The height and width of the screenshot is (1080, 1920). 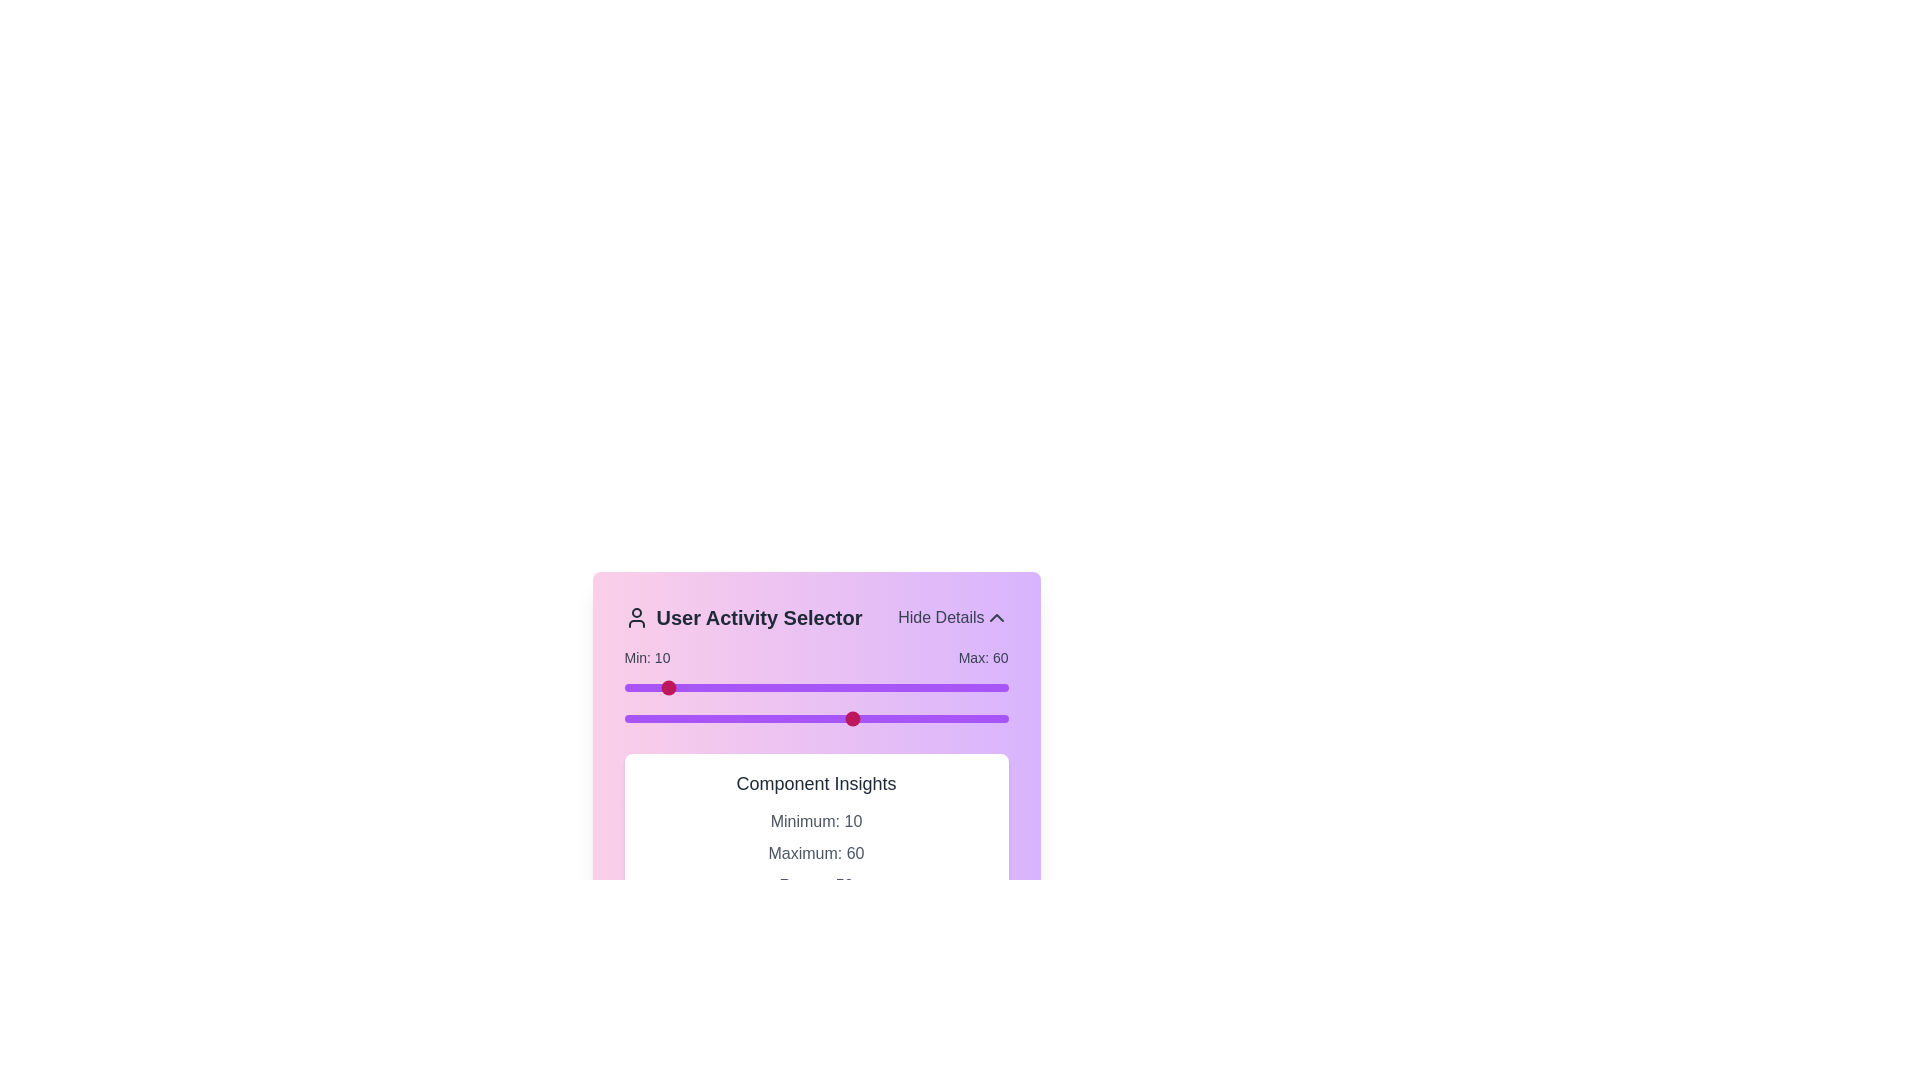 What do you see at coordinates (1004, 686) in the screenshot?
I see `the slider to set the range value to 99` at bounding box center [1004, 686].